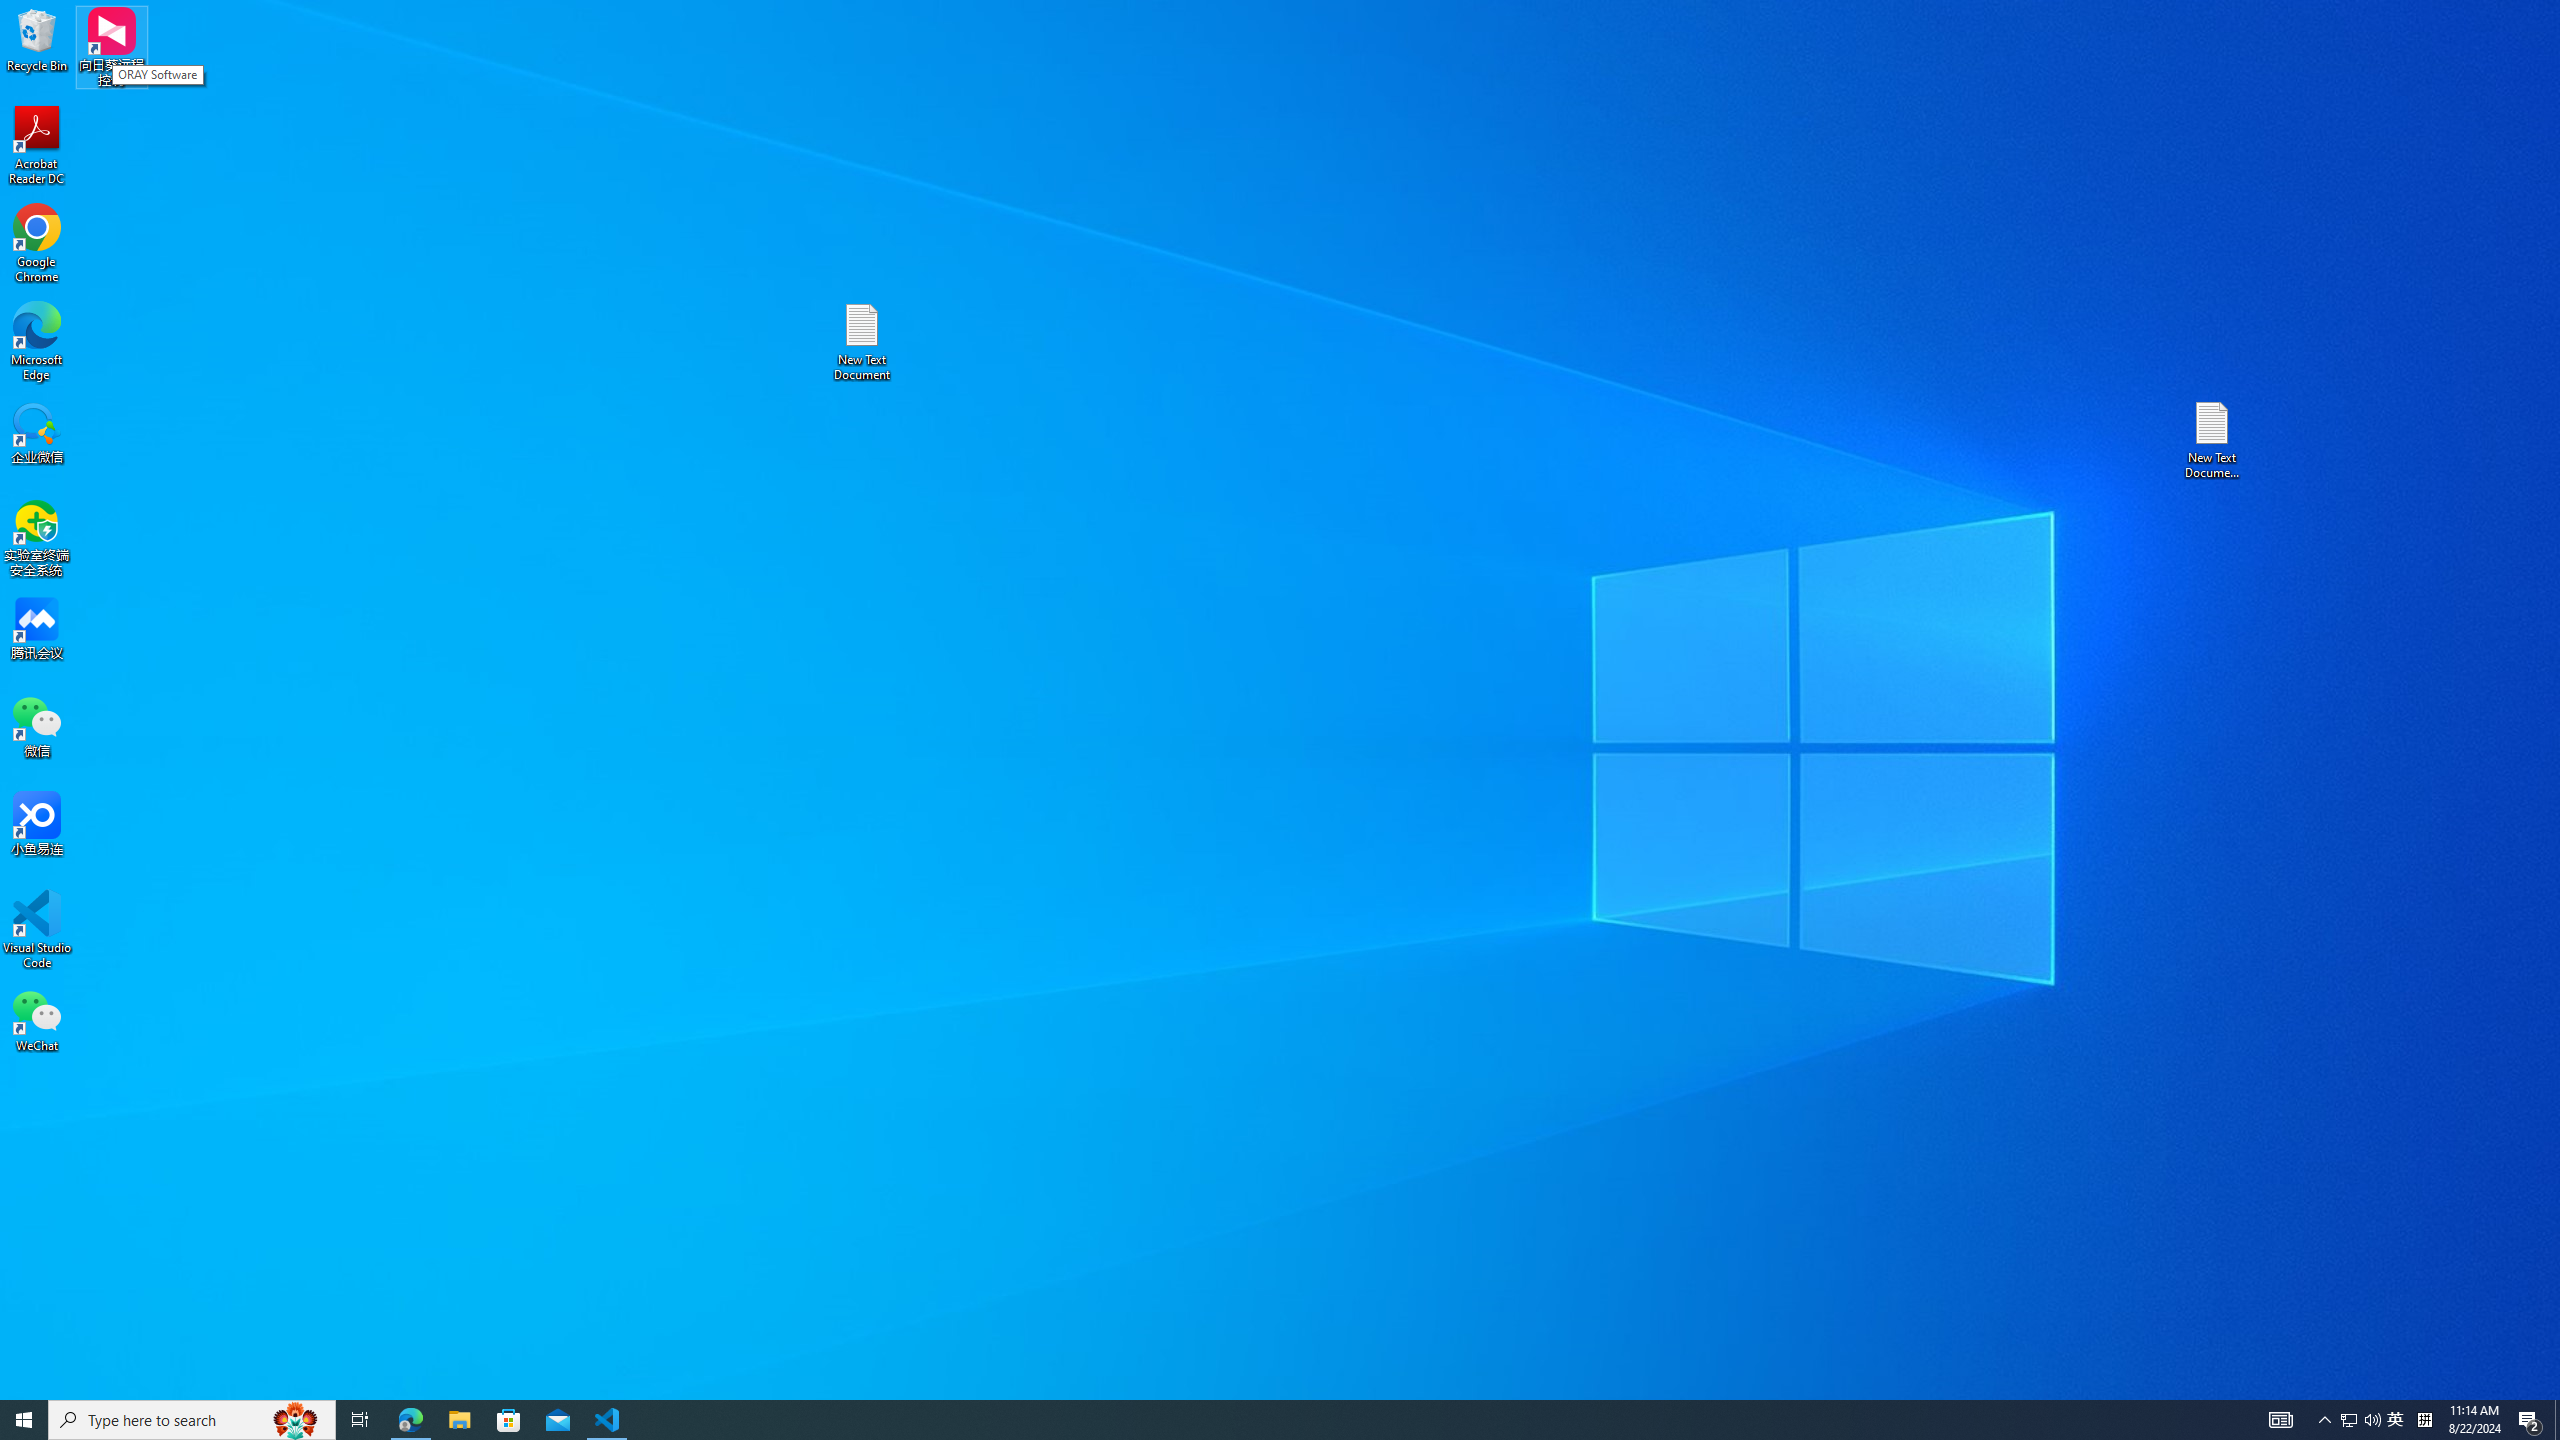 The height and width of the screenshot is (1440, 2560). What do you see at coordinates (294, 1418) in the screenshot?
I see `'Search highlights icon opens search home window'` at bounding box center [294, 1418].